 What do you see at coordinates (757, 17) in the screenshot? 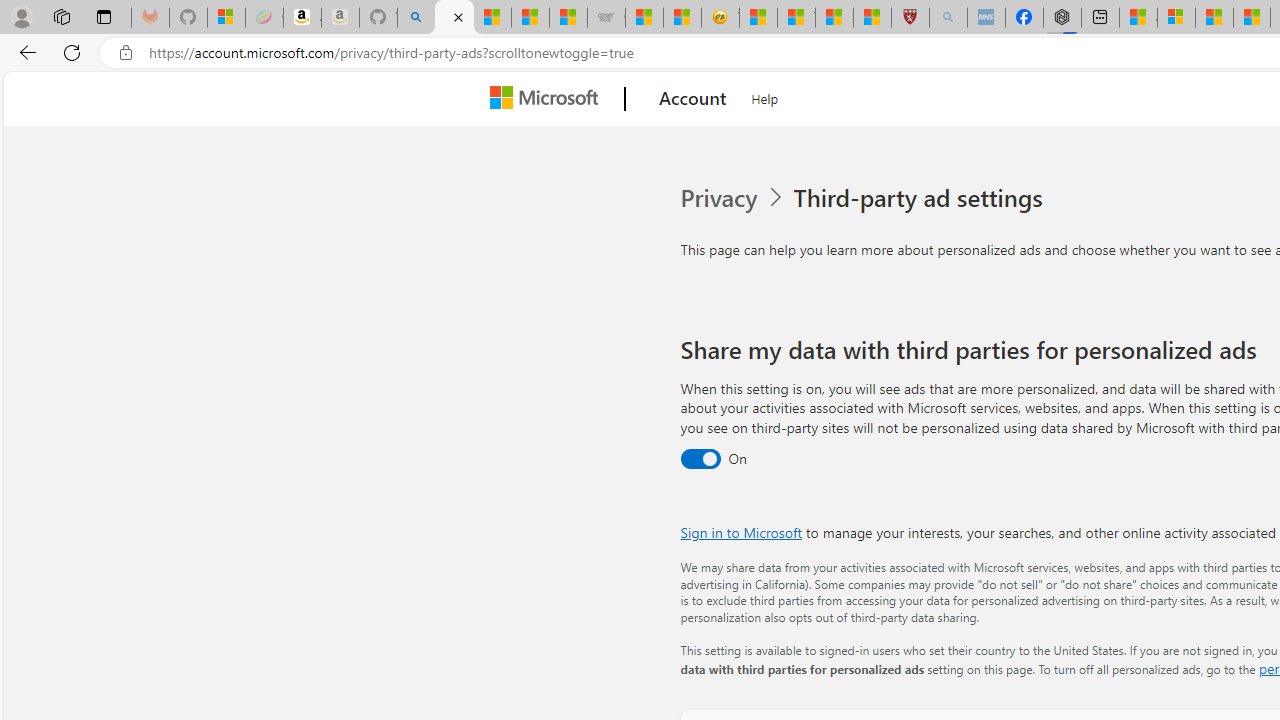
I see `'Recipes - MSN'` at bounding box center [757, 17].